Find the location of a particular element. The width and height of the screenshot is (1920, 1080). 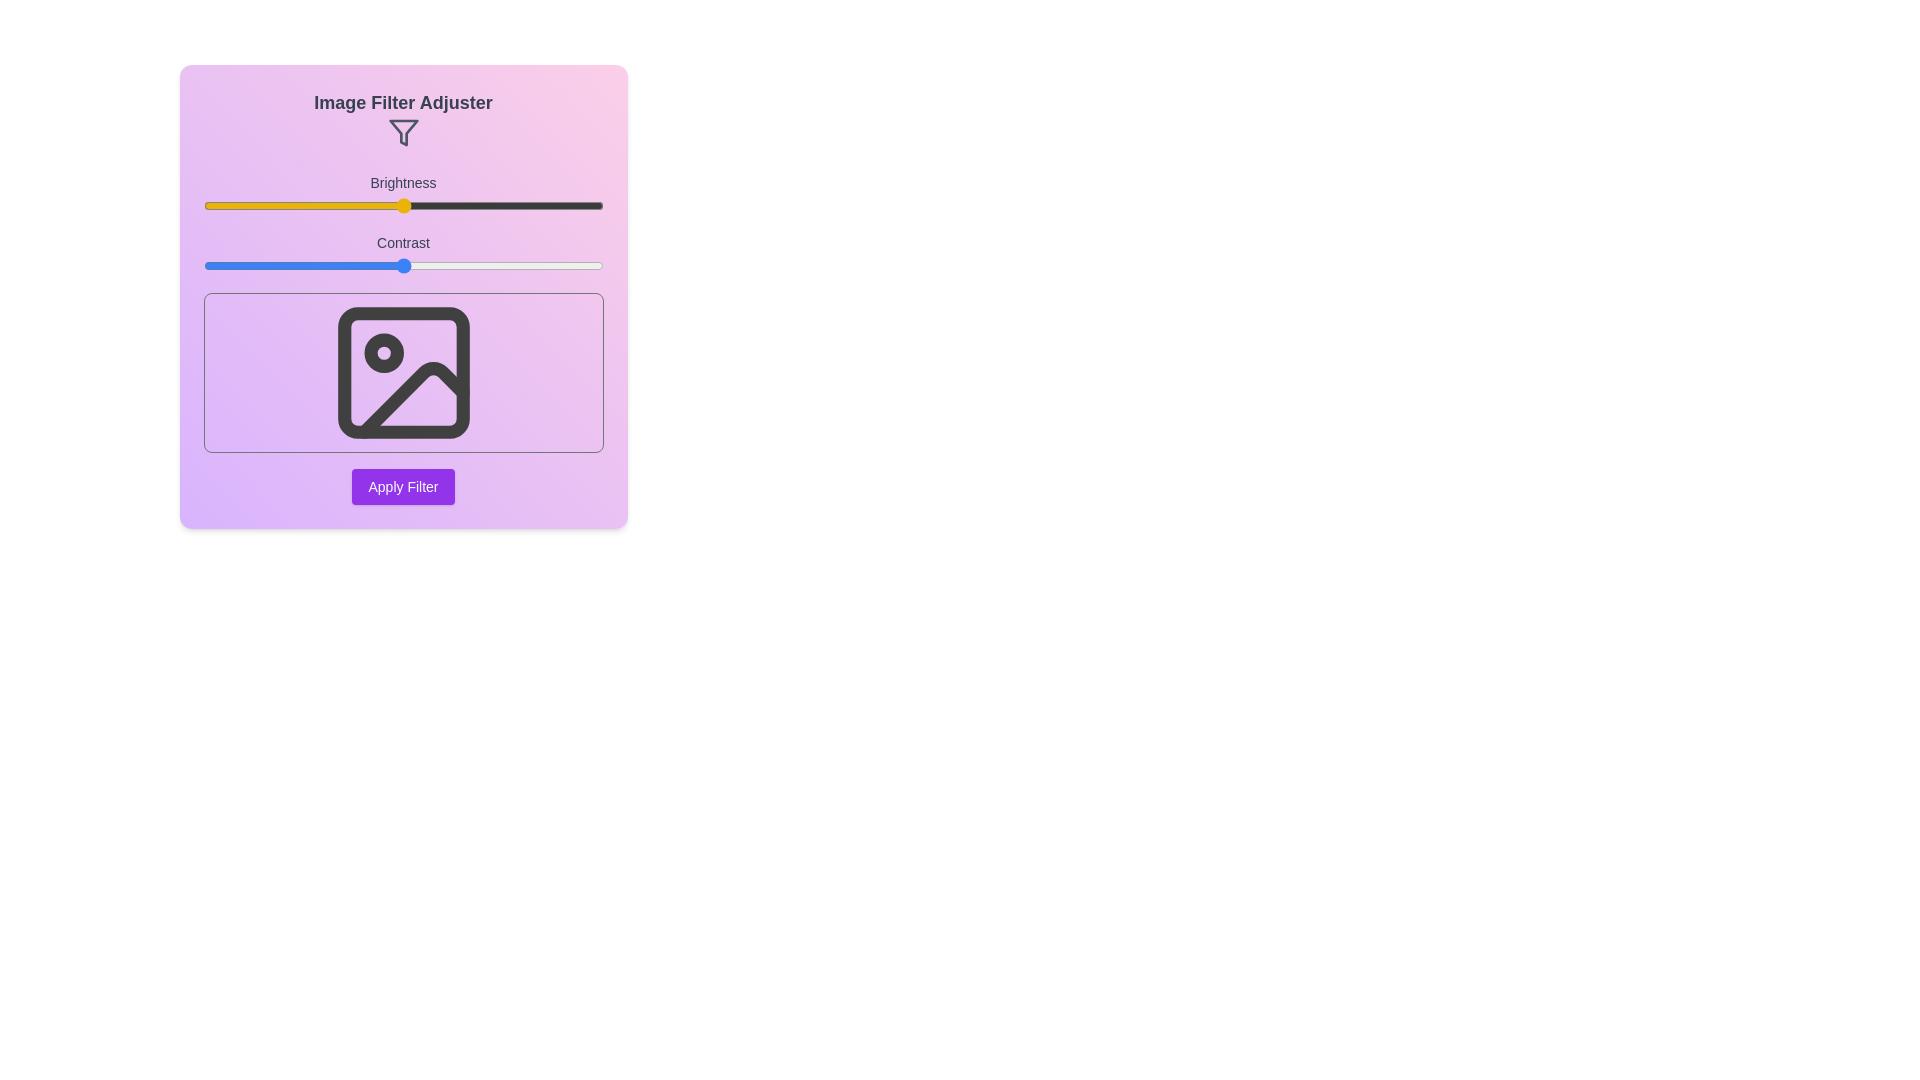

'Apply Filter' button to apply the current filter settings is located at coordinates (402, 486).